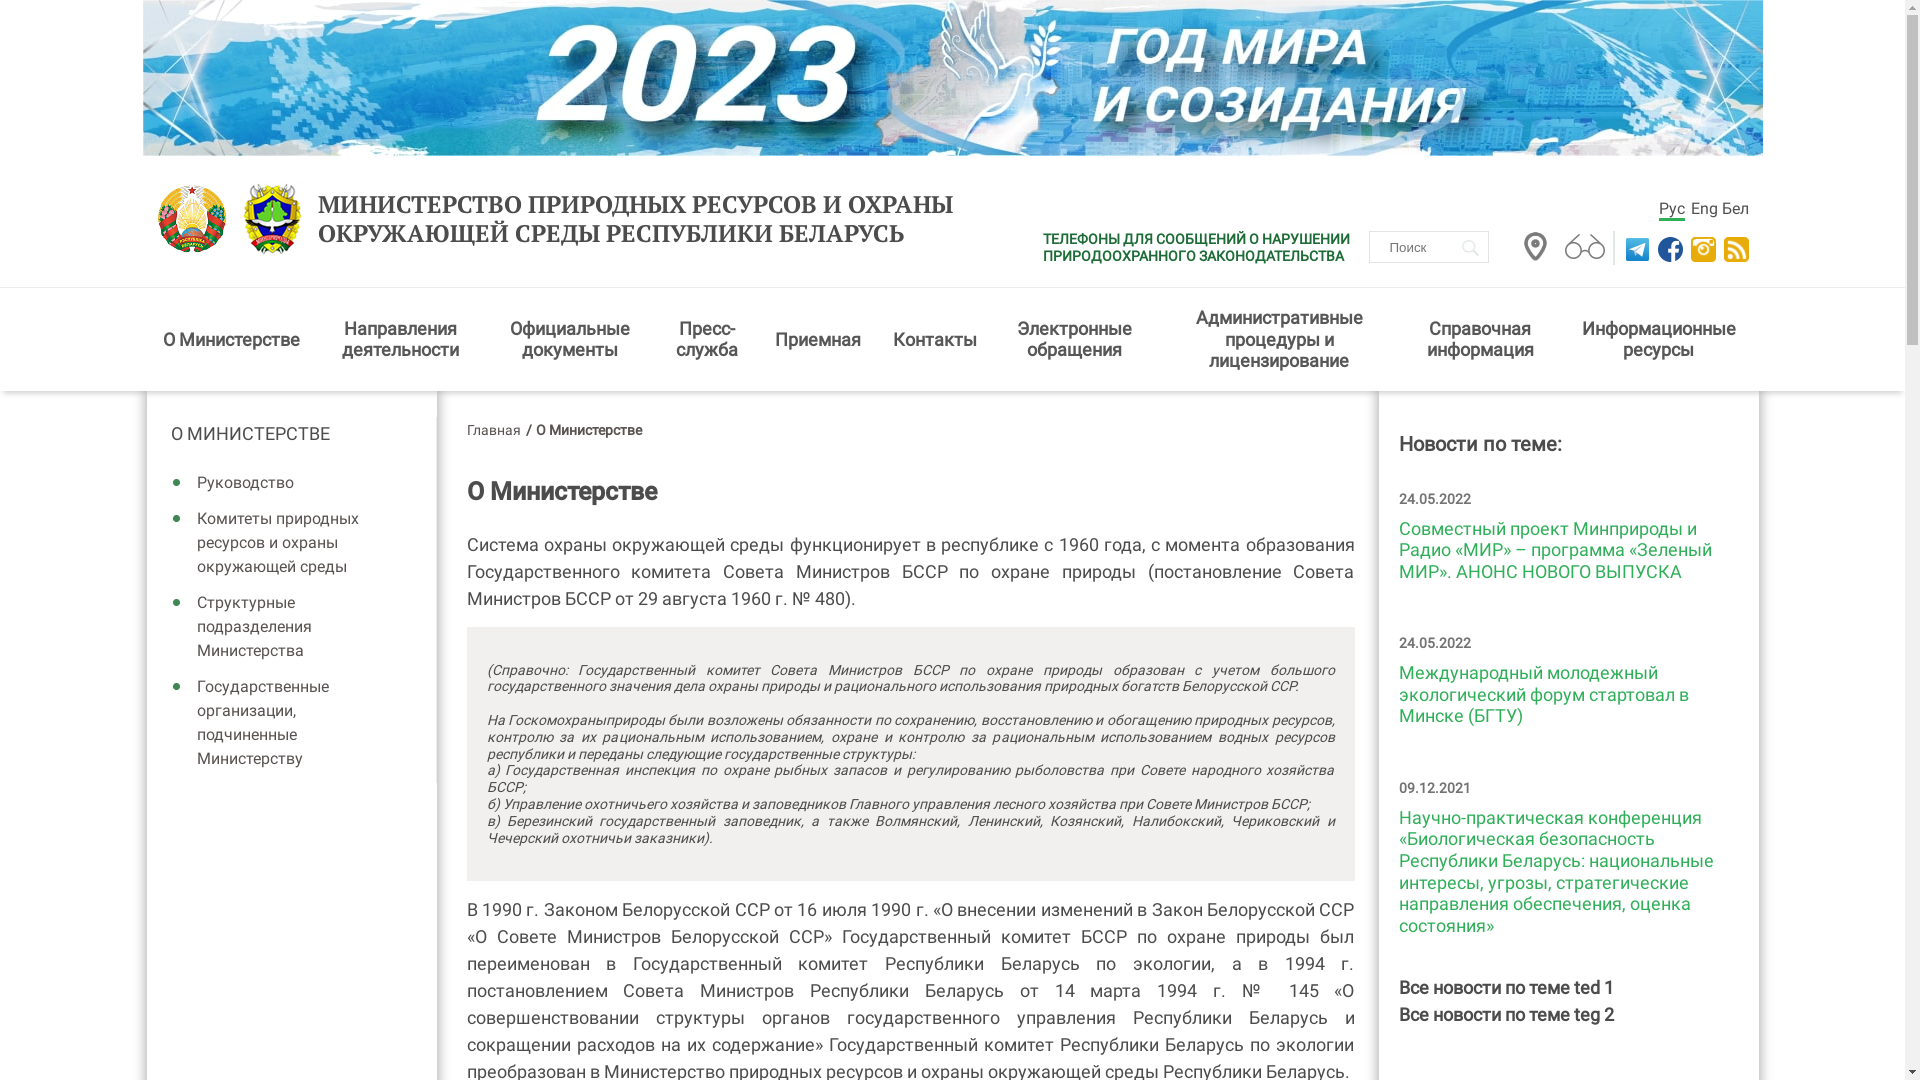 The height and width of the screenshot is (1080, 1920). Describe the element at coordinates (1657, 248) in the screenshot. I see `'Facebook'` at that location.